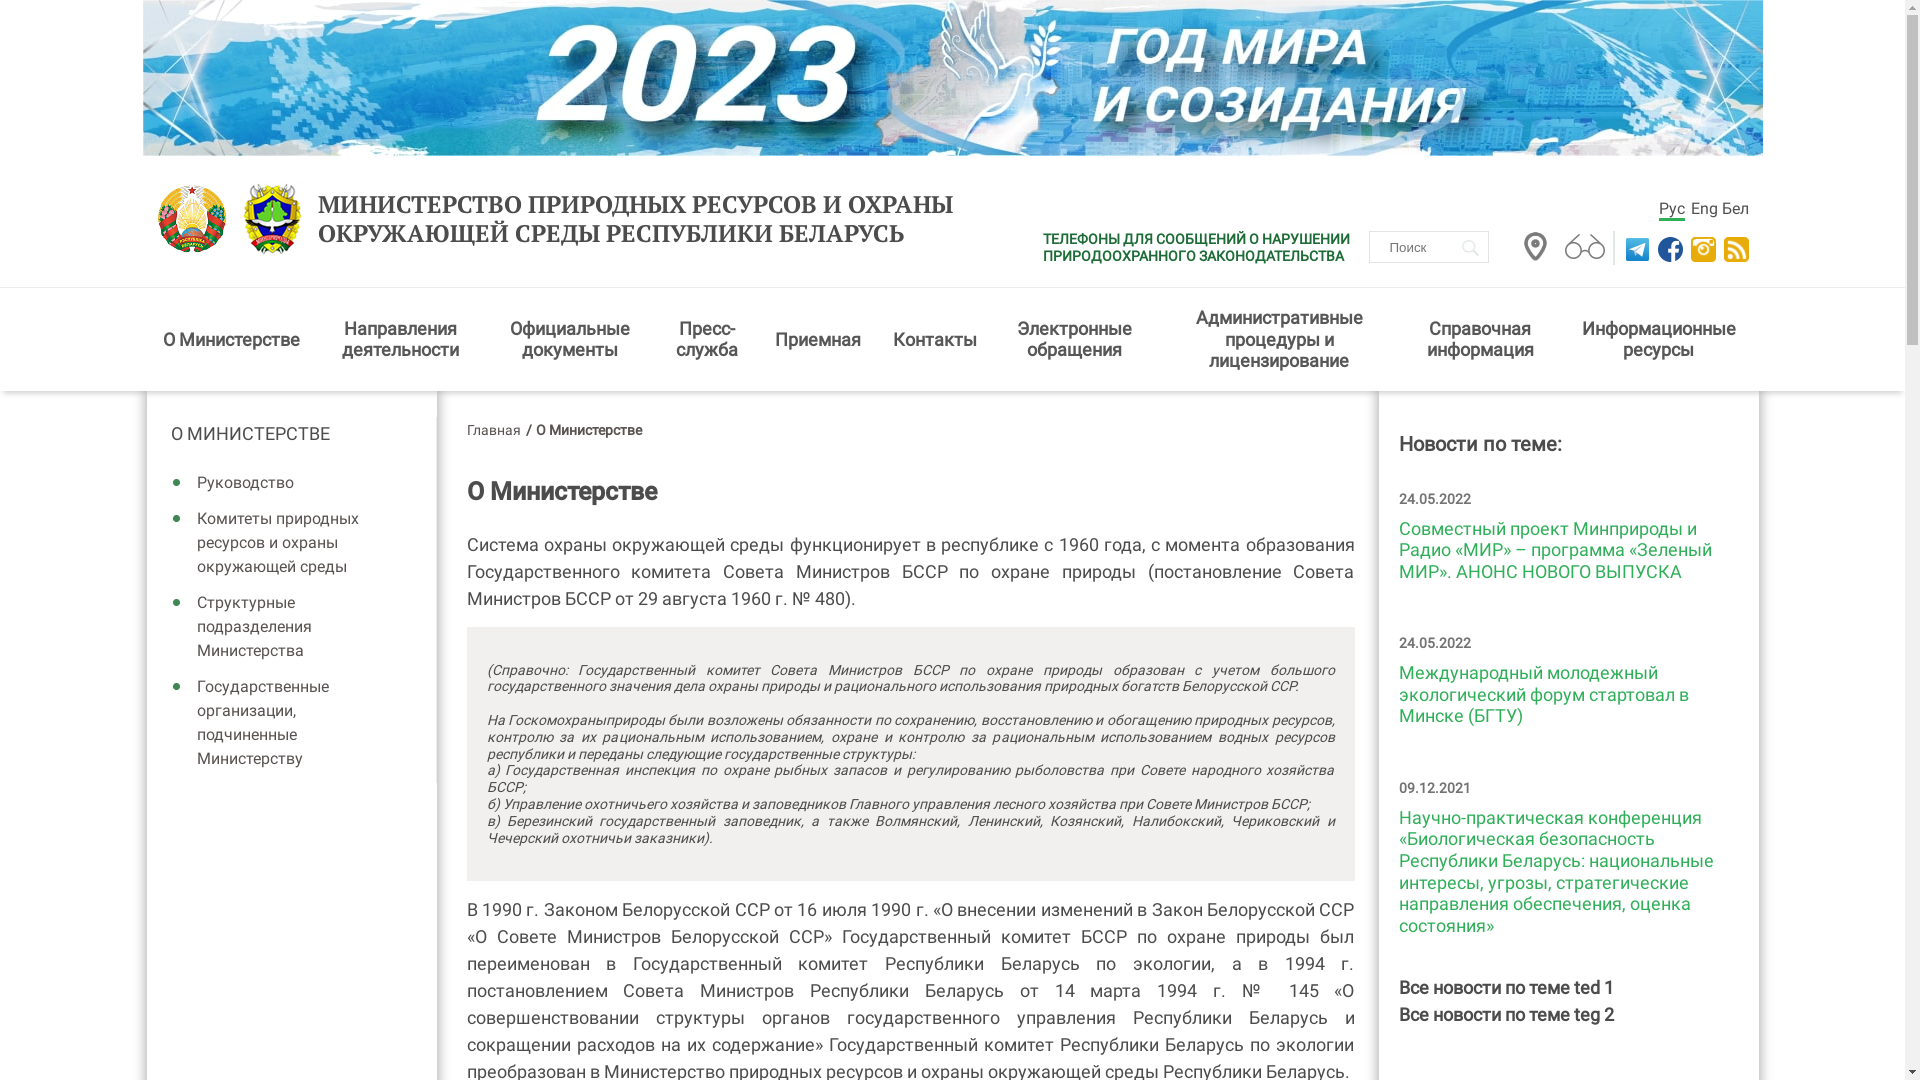 The height and width of the screenshot is (1080, 1920). Describe the element at coordinates (1657, 248) in the screenshot. I see `'Facebook'` at that location.